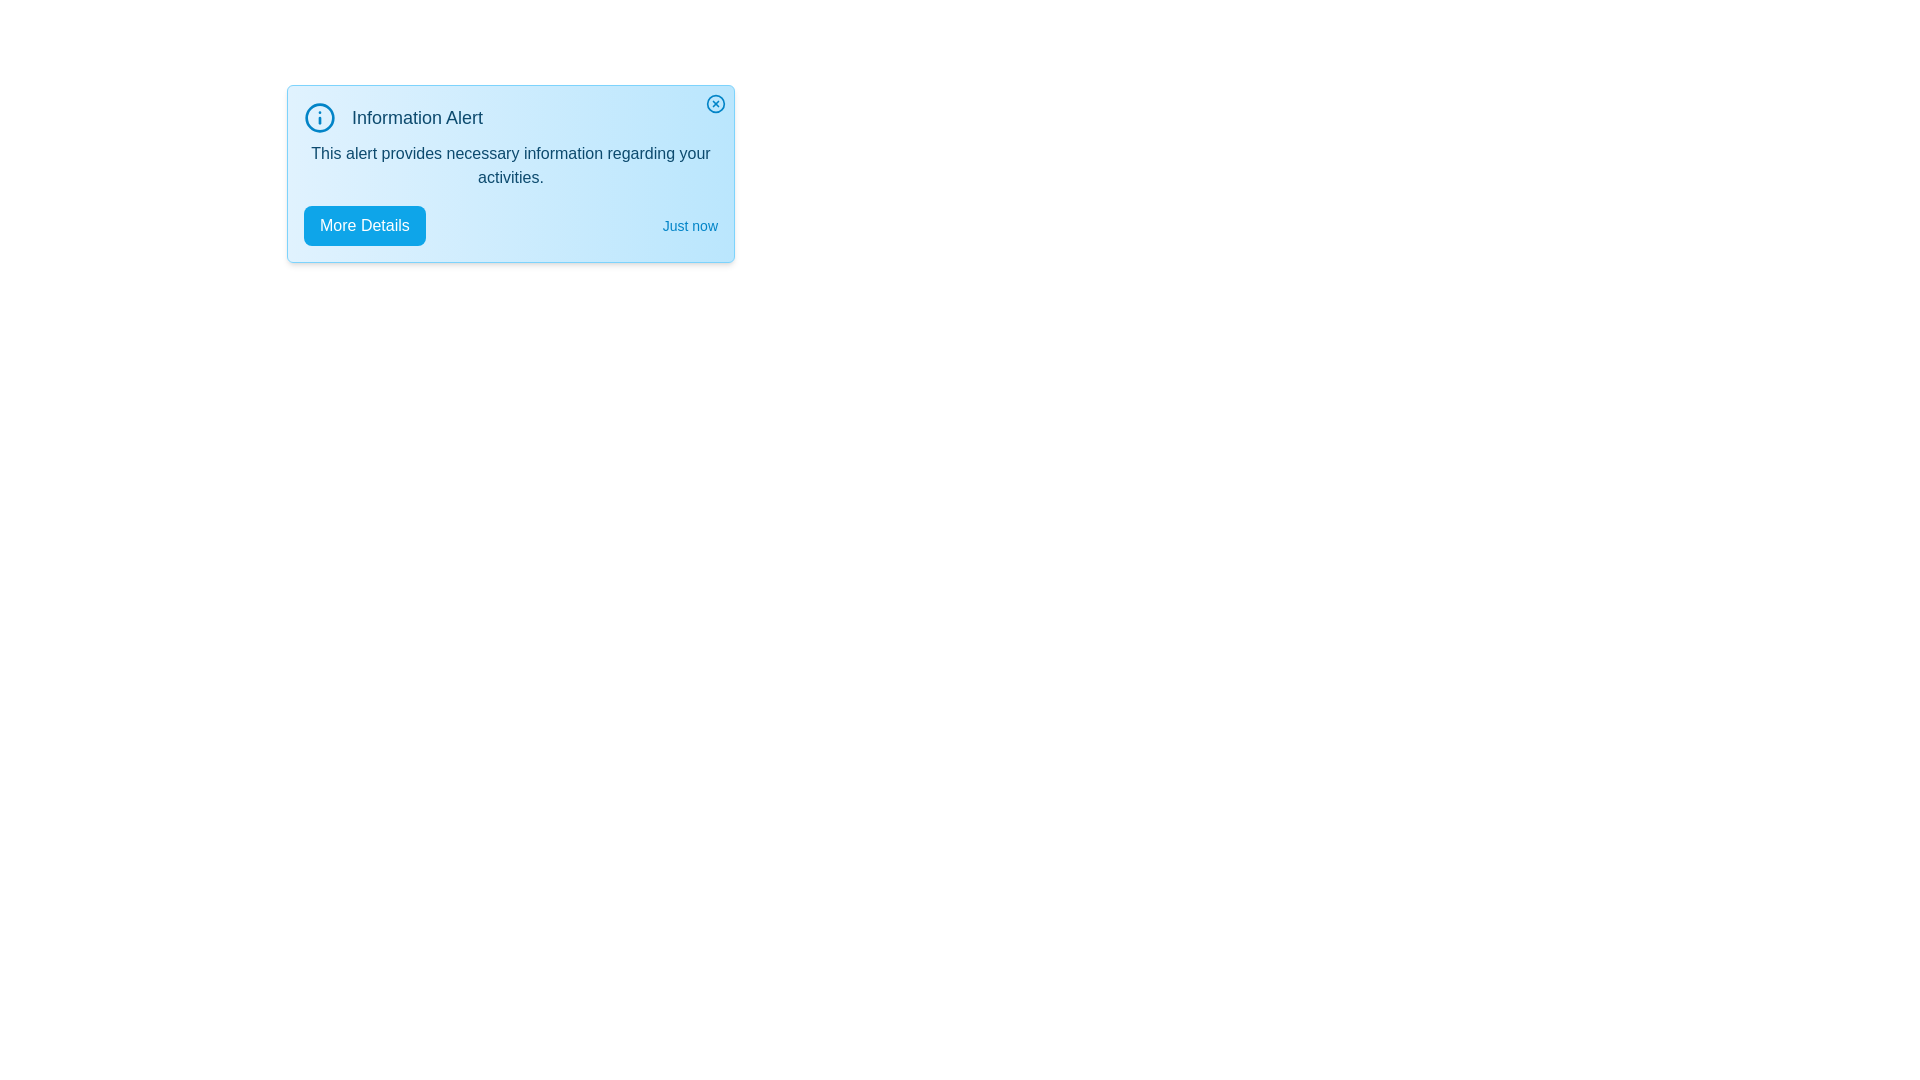 This screenshot has height=1080, width=1920. Describe the element at coordinates (715, 104) in the screenshot. I see `the close button located at the top-right corner of the alert` at that location.